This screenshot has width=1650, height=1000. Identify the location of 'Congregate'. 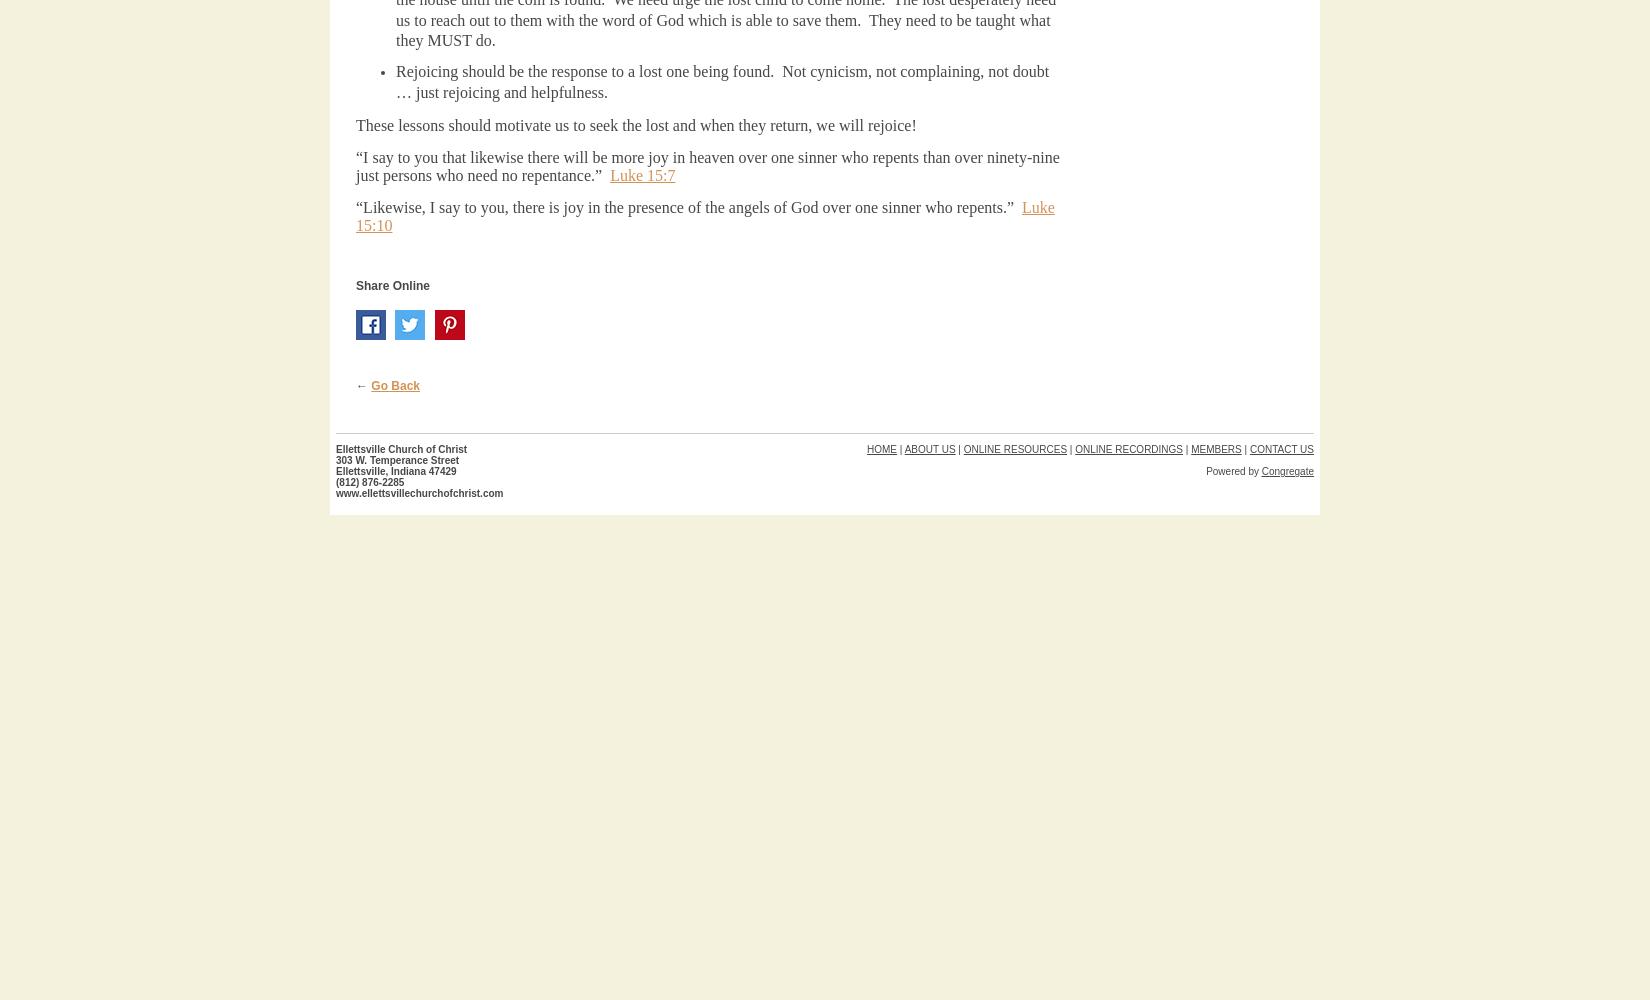
(1259, 470).